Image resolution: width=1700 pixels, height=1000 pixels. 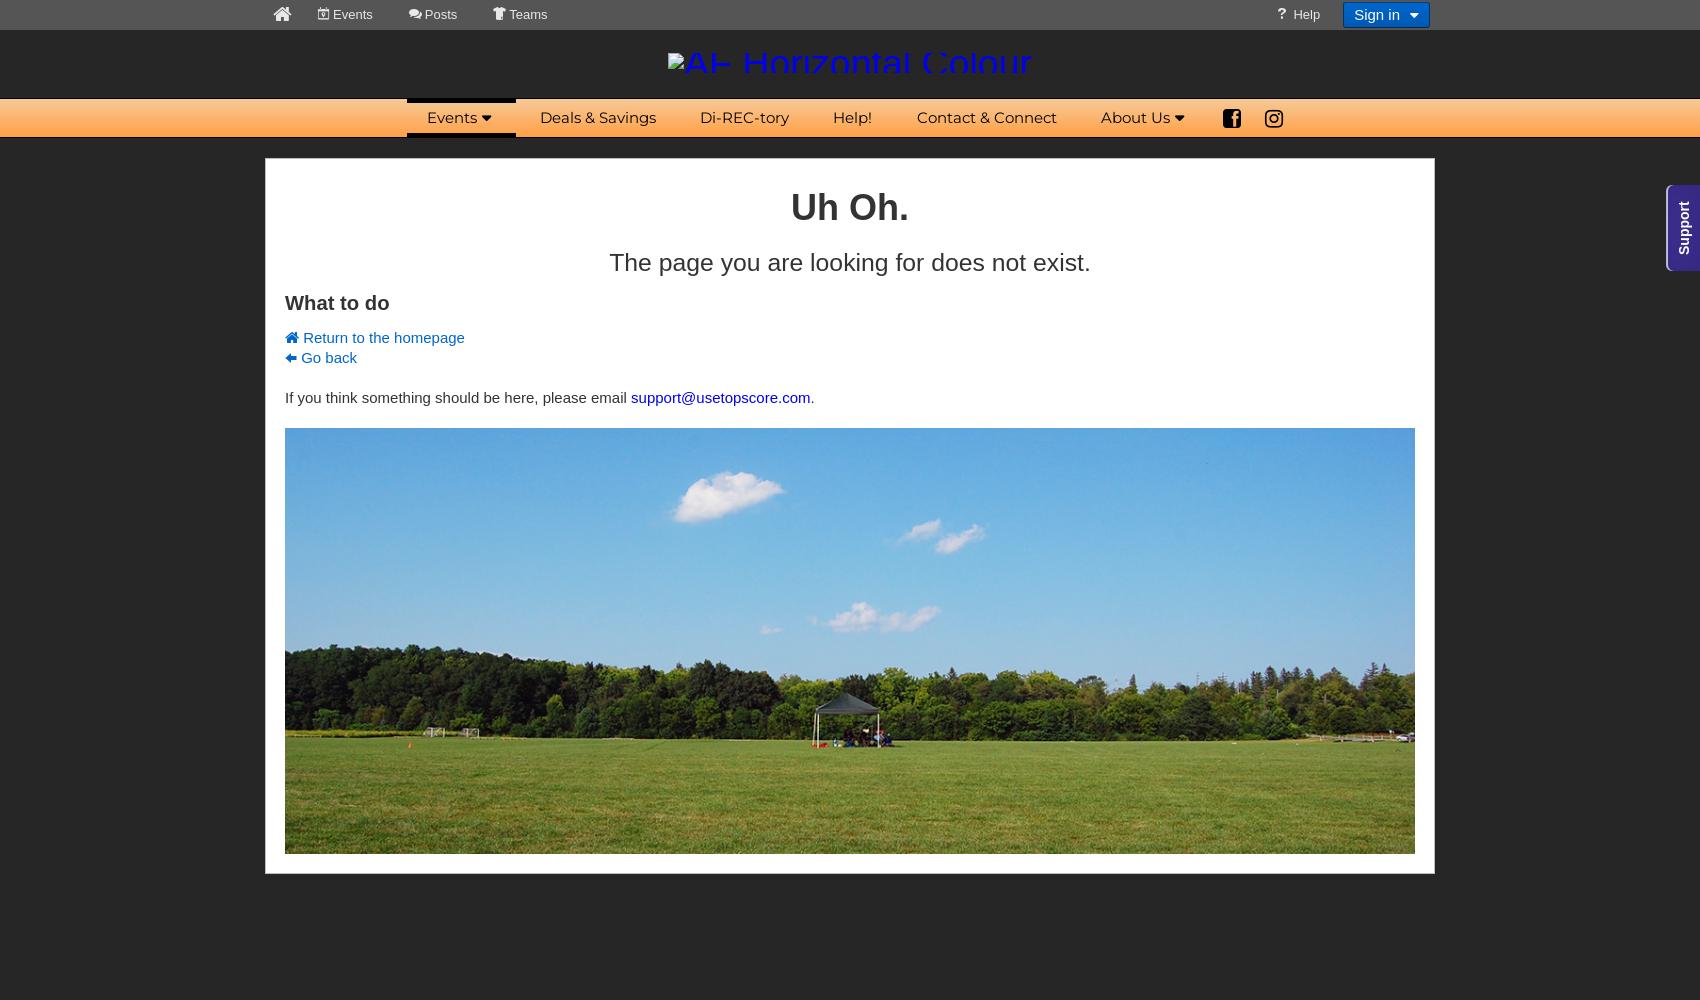 What do you see at coordinates (326, 356) in the screenshot?
I see `'Go back'` at bounding box center [326, 356].